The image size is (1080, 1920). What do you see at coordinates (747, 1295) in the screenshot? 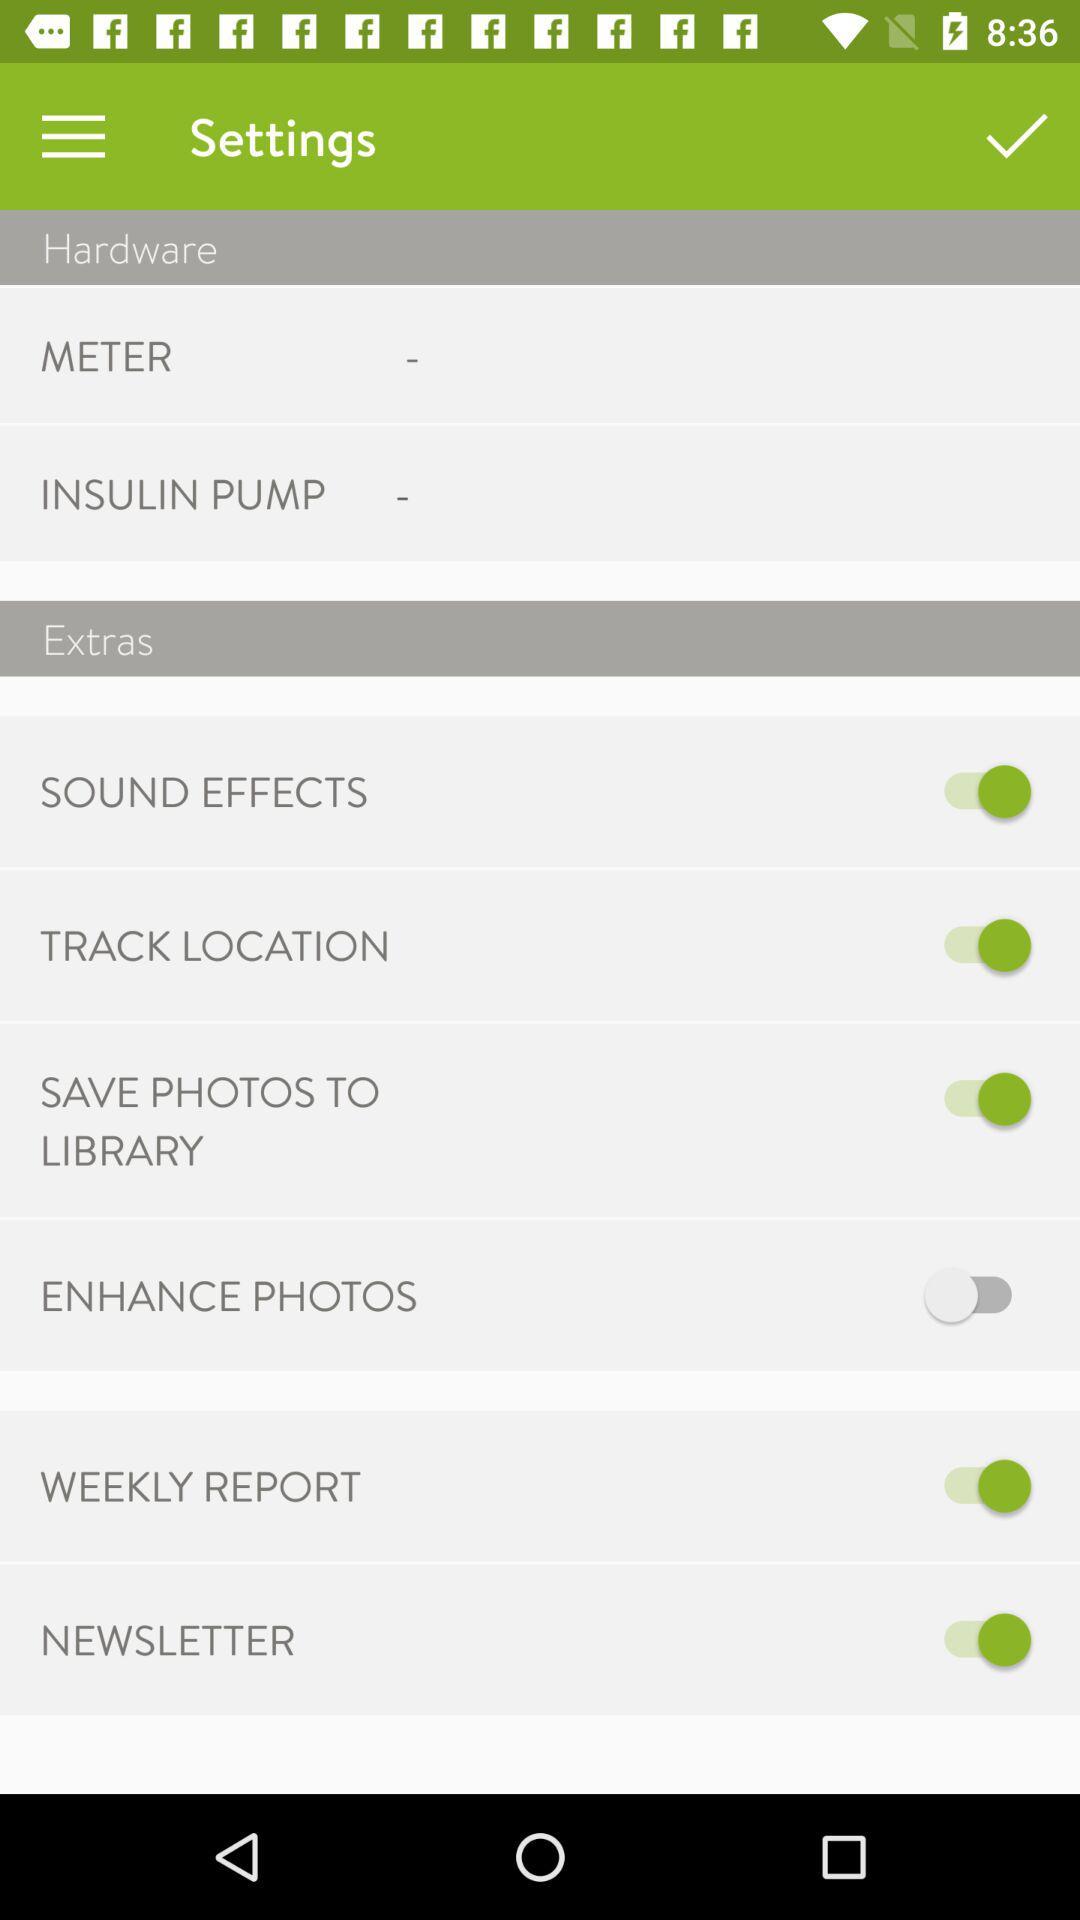
I see `enhance photos option` at bounding box center [747, 1295].